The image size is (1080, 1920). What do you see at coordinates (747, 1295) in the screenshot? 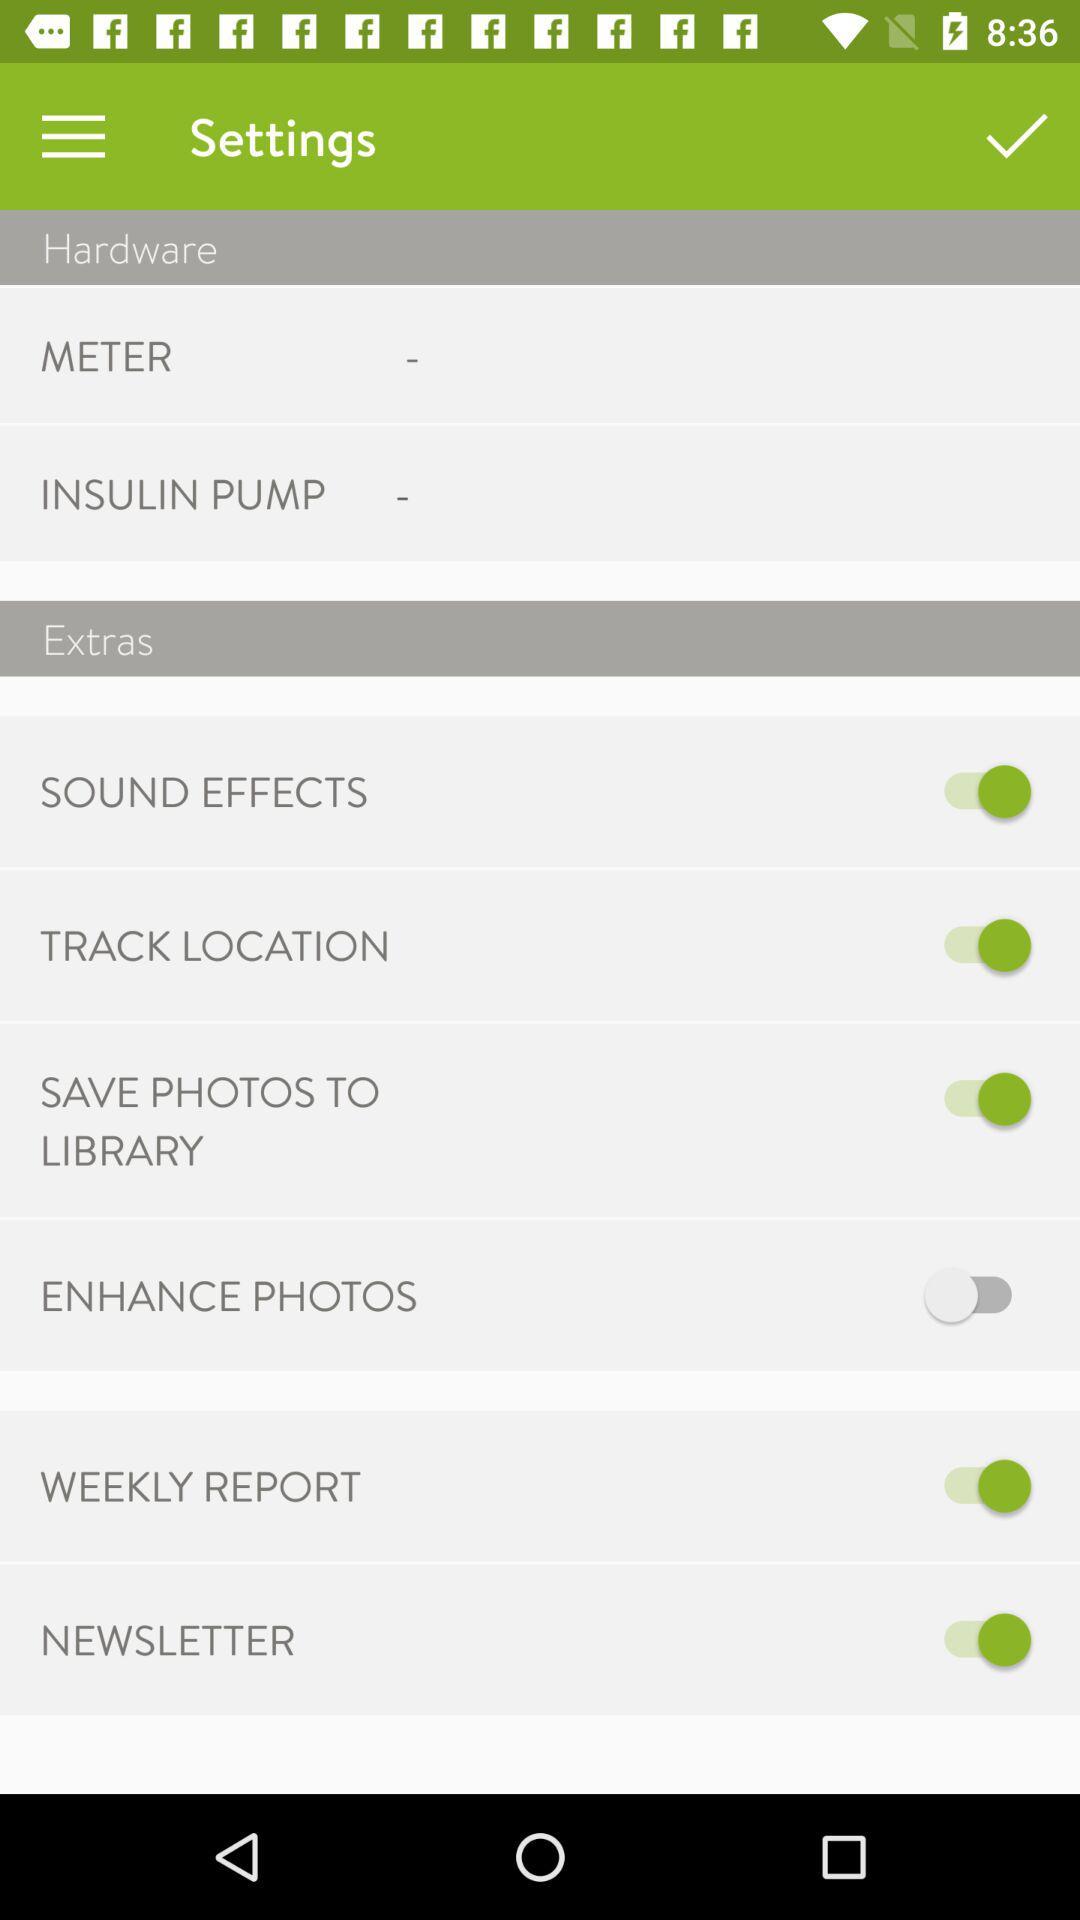
I see `enhance photos option` at bounding box center [747, 1295].